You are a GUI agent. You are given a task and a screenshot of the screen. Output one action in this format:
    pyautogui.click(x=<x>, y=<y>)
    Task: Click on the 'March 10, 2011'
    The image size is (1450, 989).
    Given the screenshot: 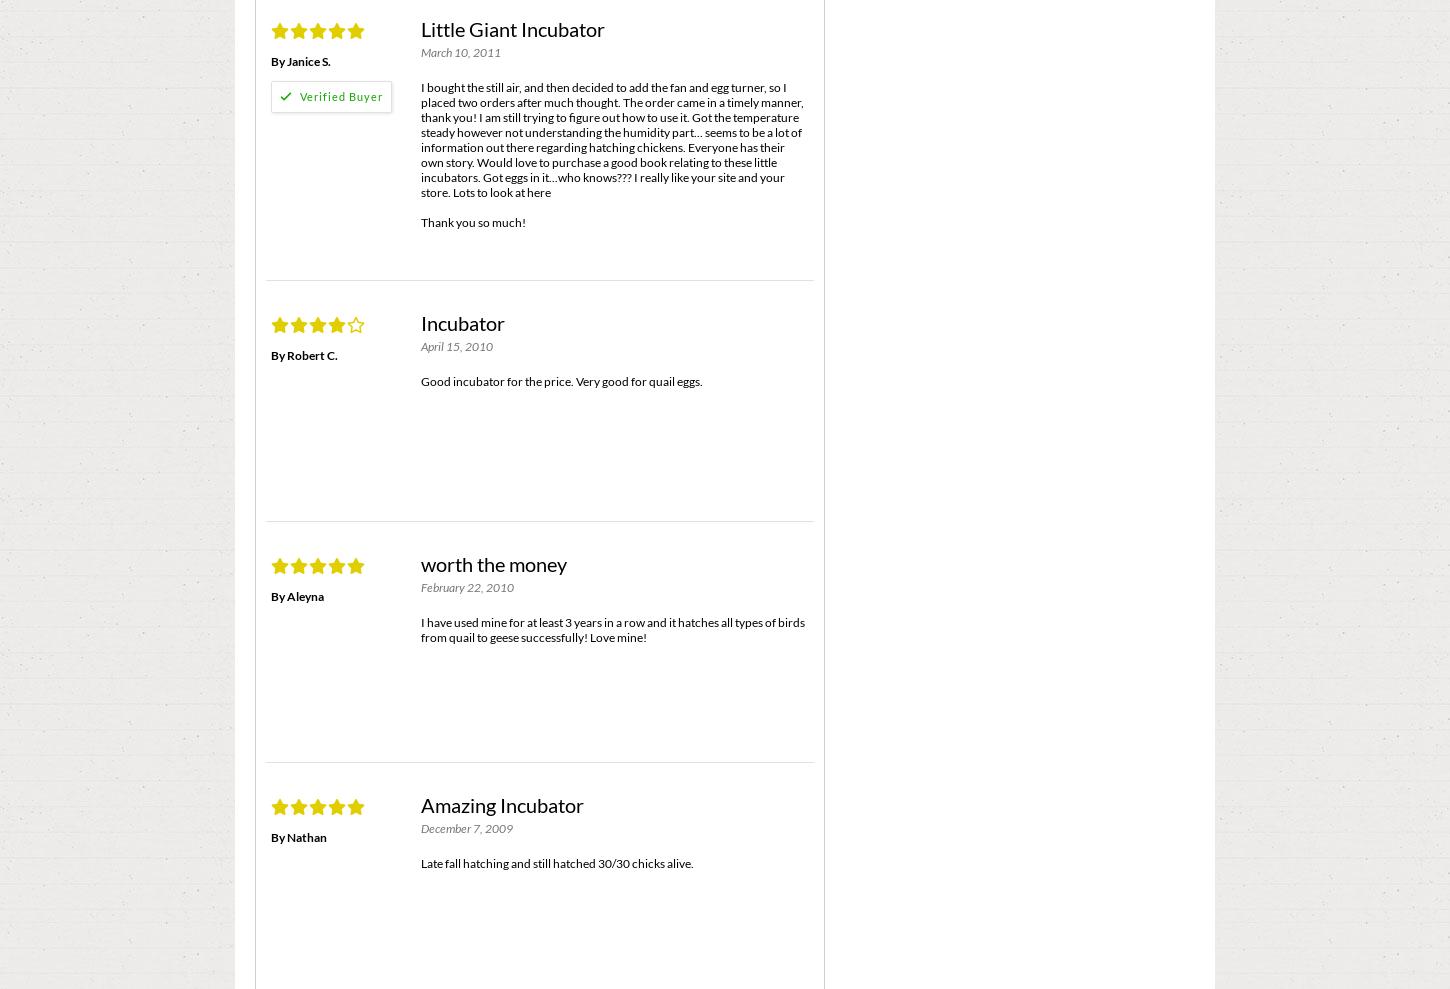 What is the action you would take?
    pyautogui.click(x=459, y=51)
    